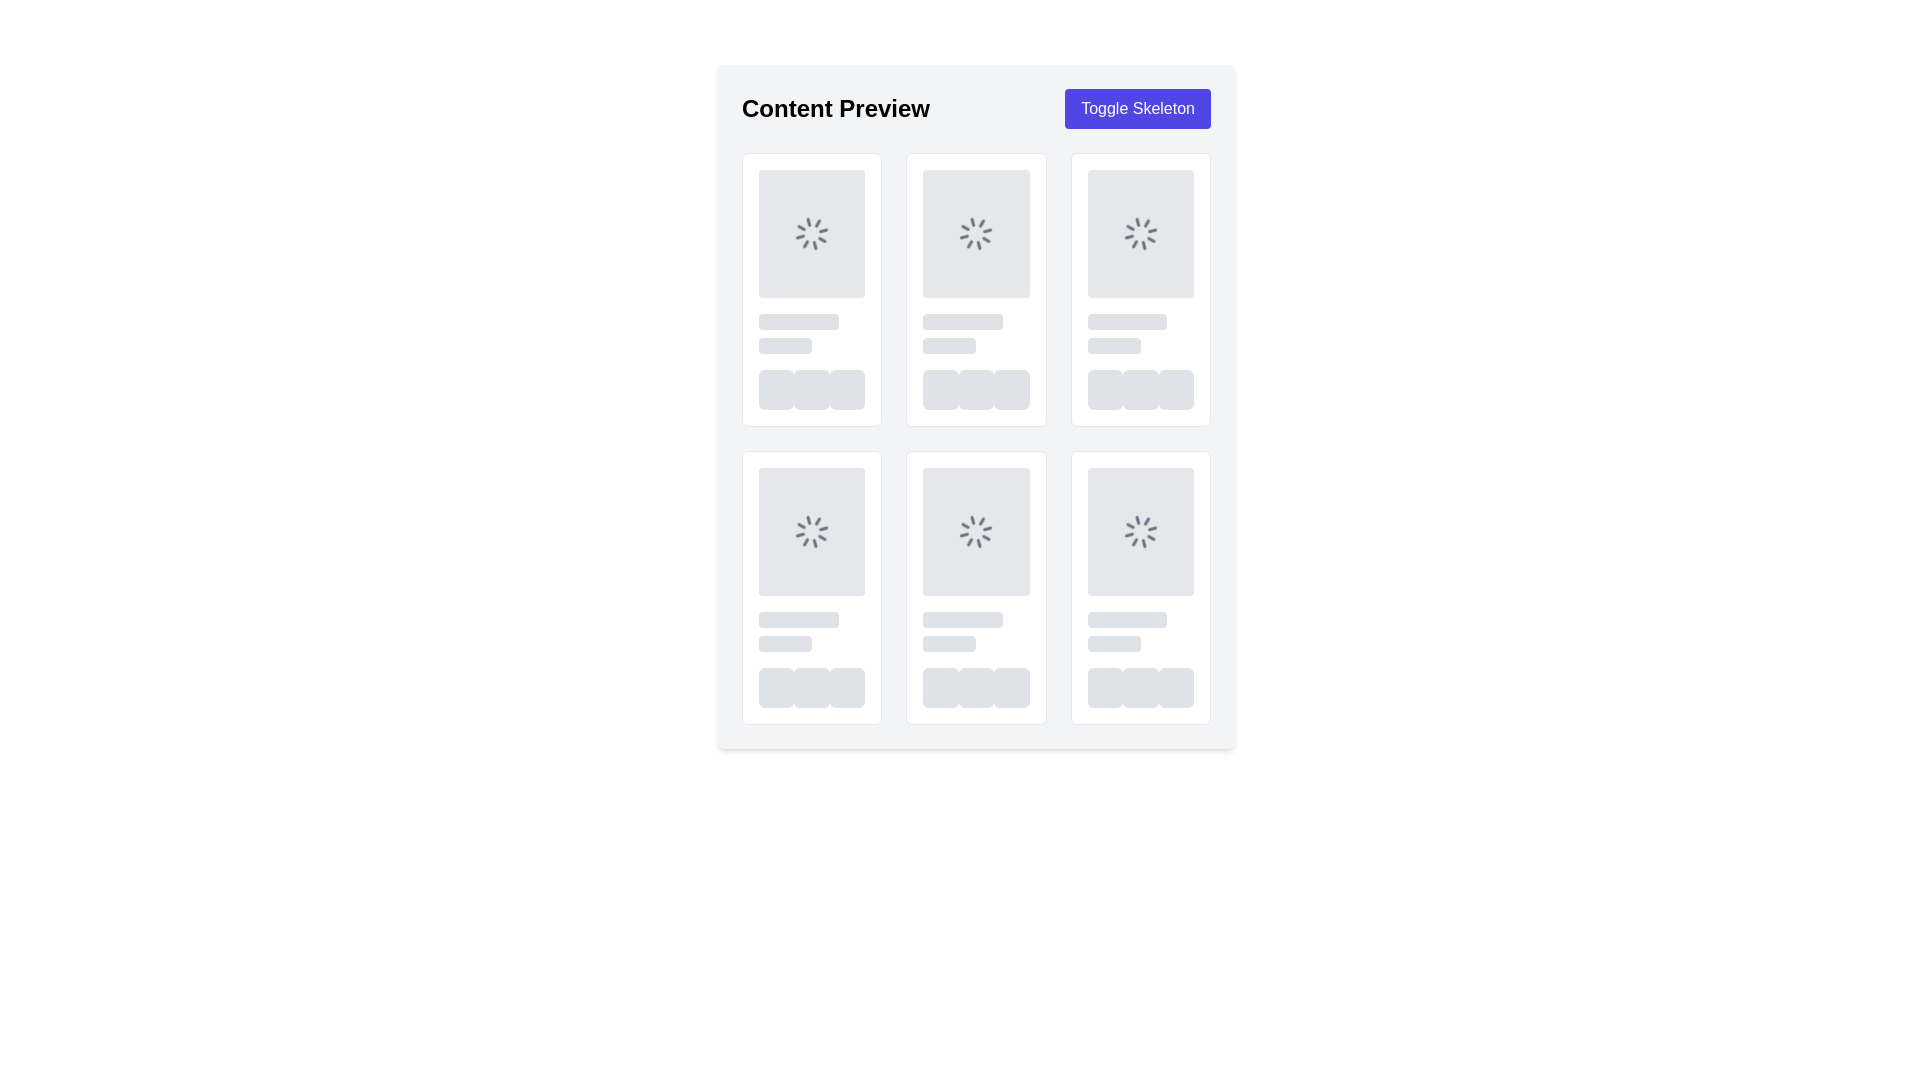 The image size is (1920, 1080). What do you see at coordinates (963, 320) in the screenshot?
I see `the Loading placeholder element, which is a gray rectangular bar with rounded edges indicating content loading, located in the second column below the 'Content Preview' header` at bounding box center [963, 320].